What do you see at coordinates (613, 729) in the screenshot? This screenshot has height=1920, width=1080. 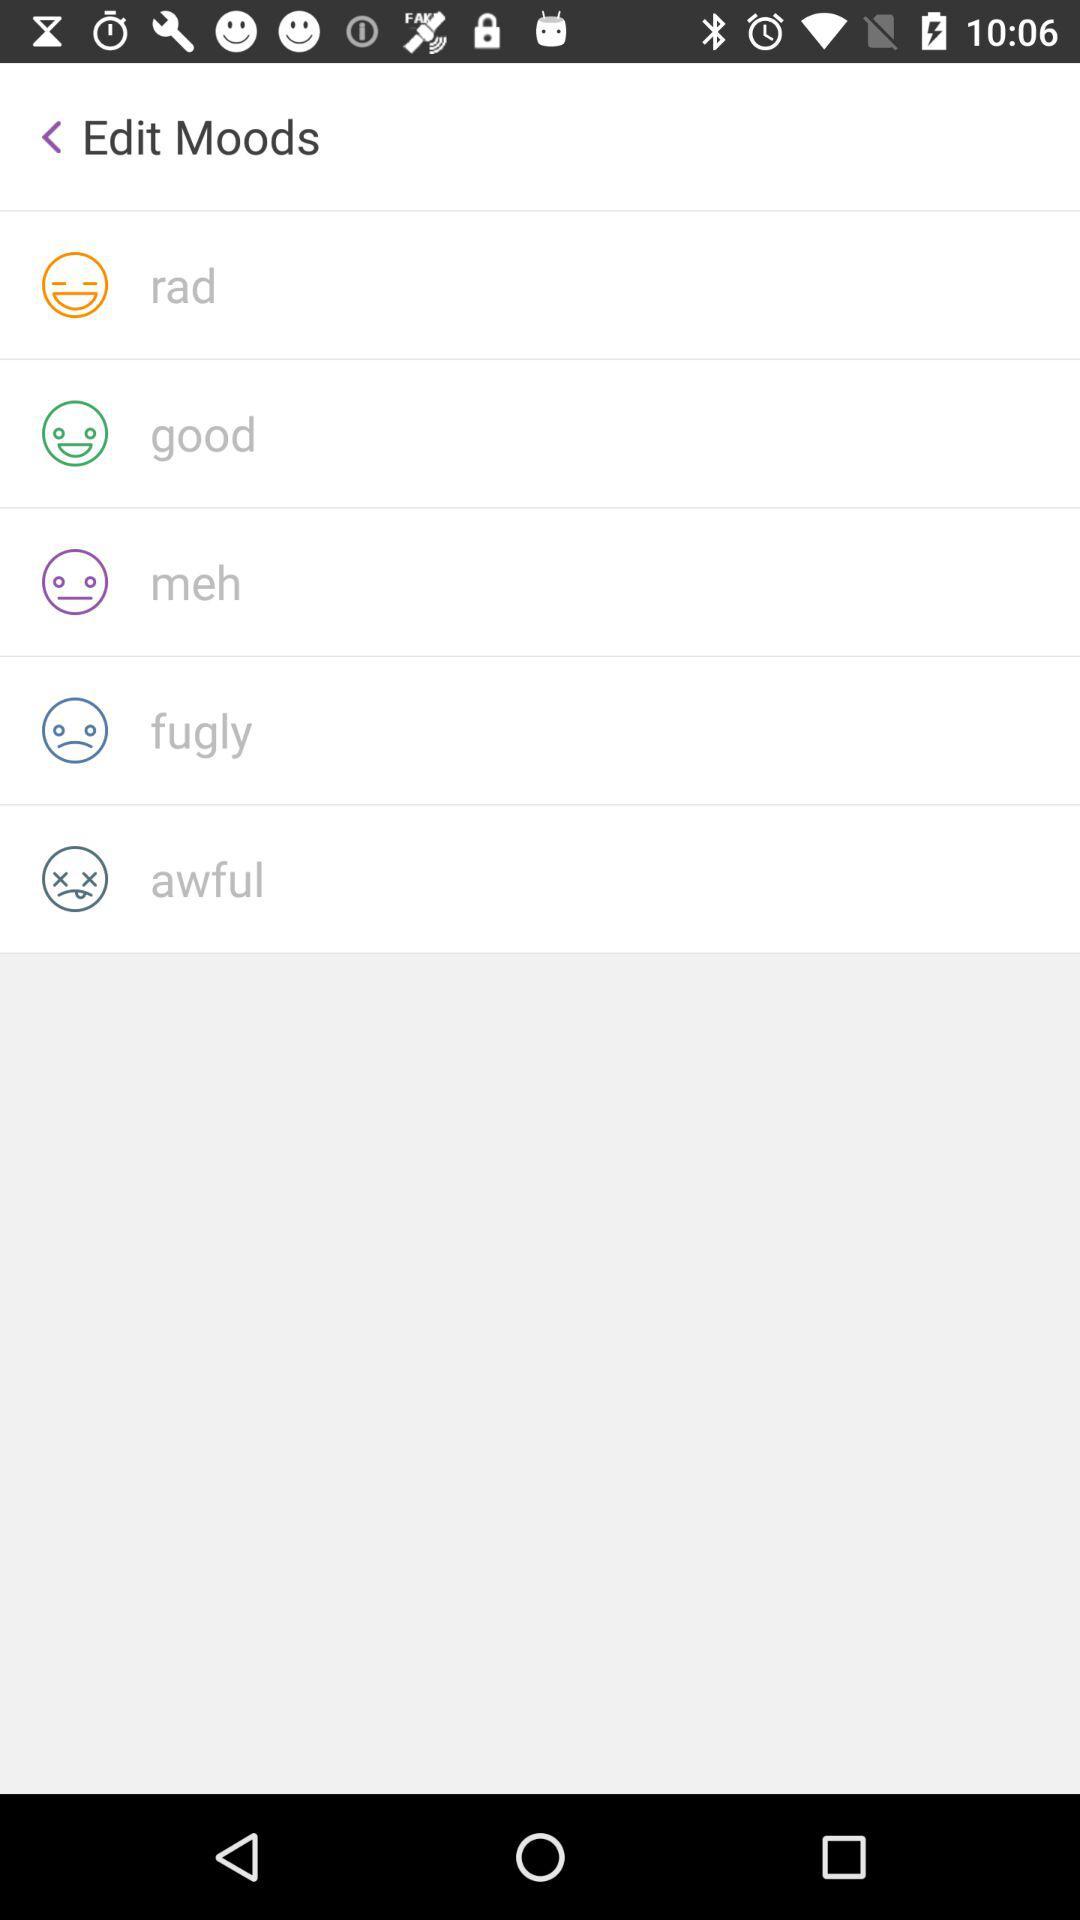 I see `fugly with current mood` at bounding box center [613, 729].